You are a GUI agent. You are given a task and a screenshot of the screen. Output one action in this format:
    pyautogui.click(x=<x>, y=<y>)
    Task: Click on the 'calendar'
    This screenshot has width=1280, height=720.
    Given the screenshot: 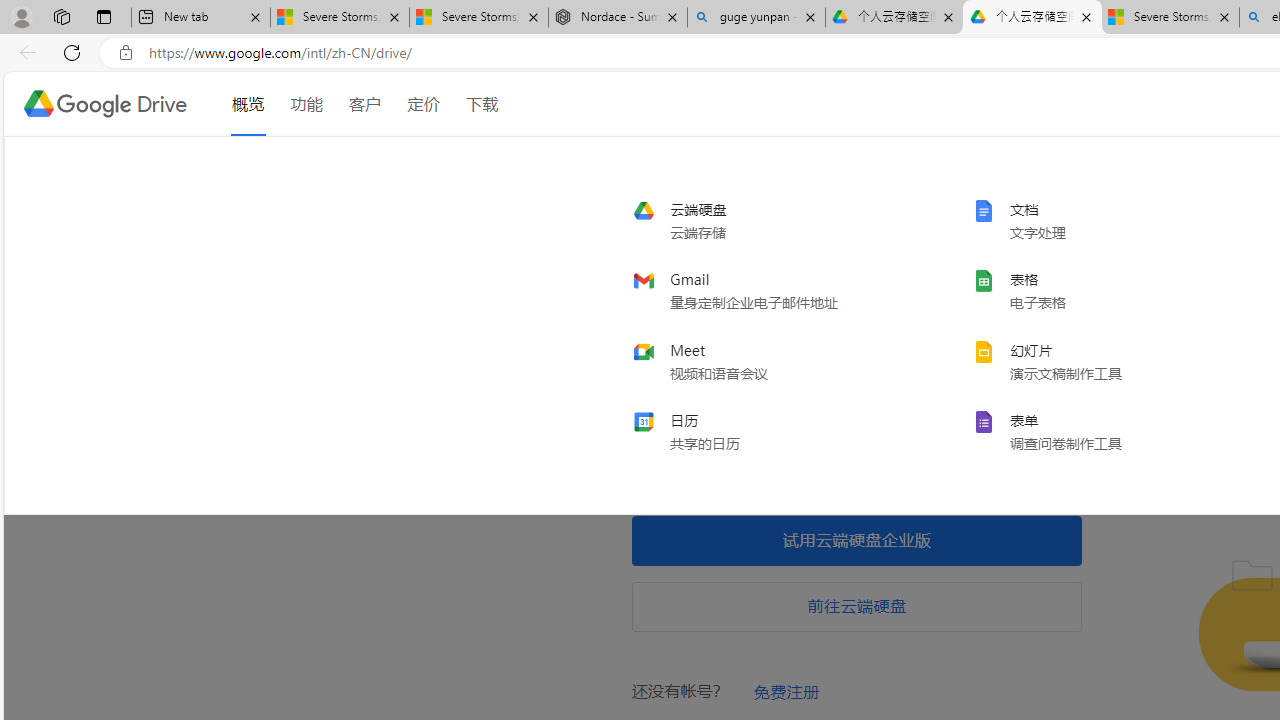 What is the action you would take?
    pyautogui.click(x=765, y=430)
    